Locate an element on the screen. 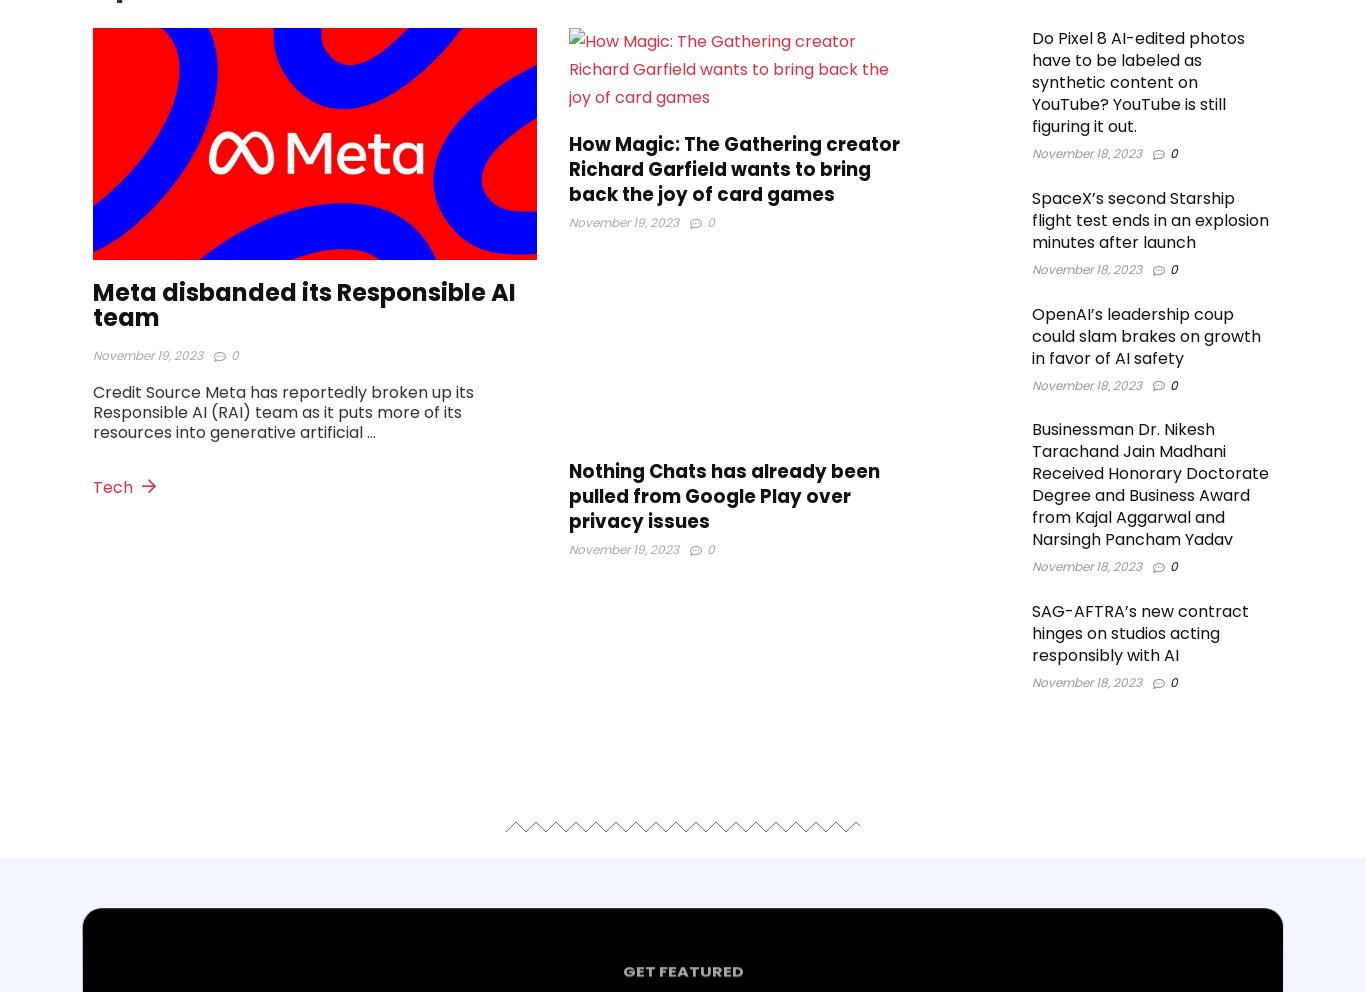  'SpaceX’s second Starship flight test ends in an explosion minutes after launch' is located at coordinates (1149, 220).